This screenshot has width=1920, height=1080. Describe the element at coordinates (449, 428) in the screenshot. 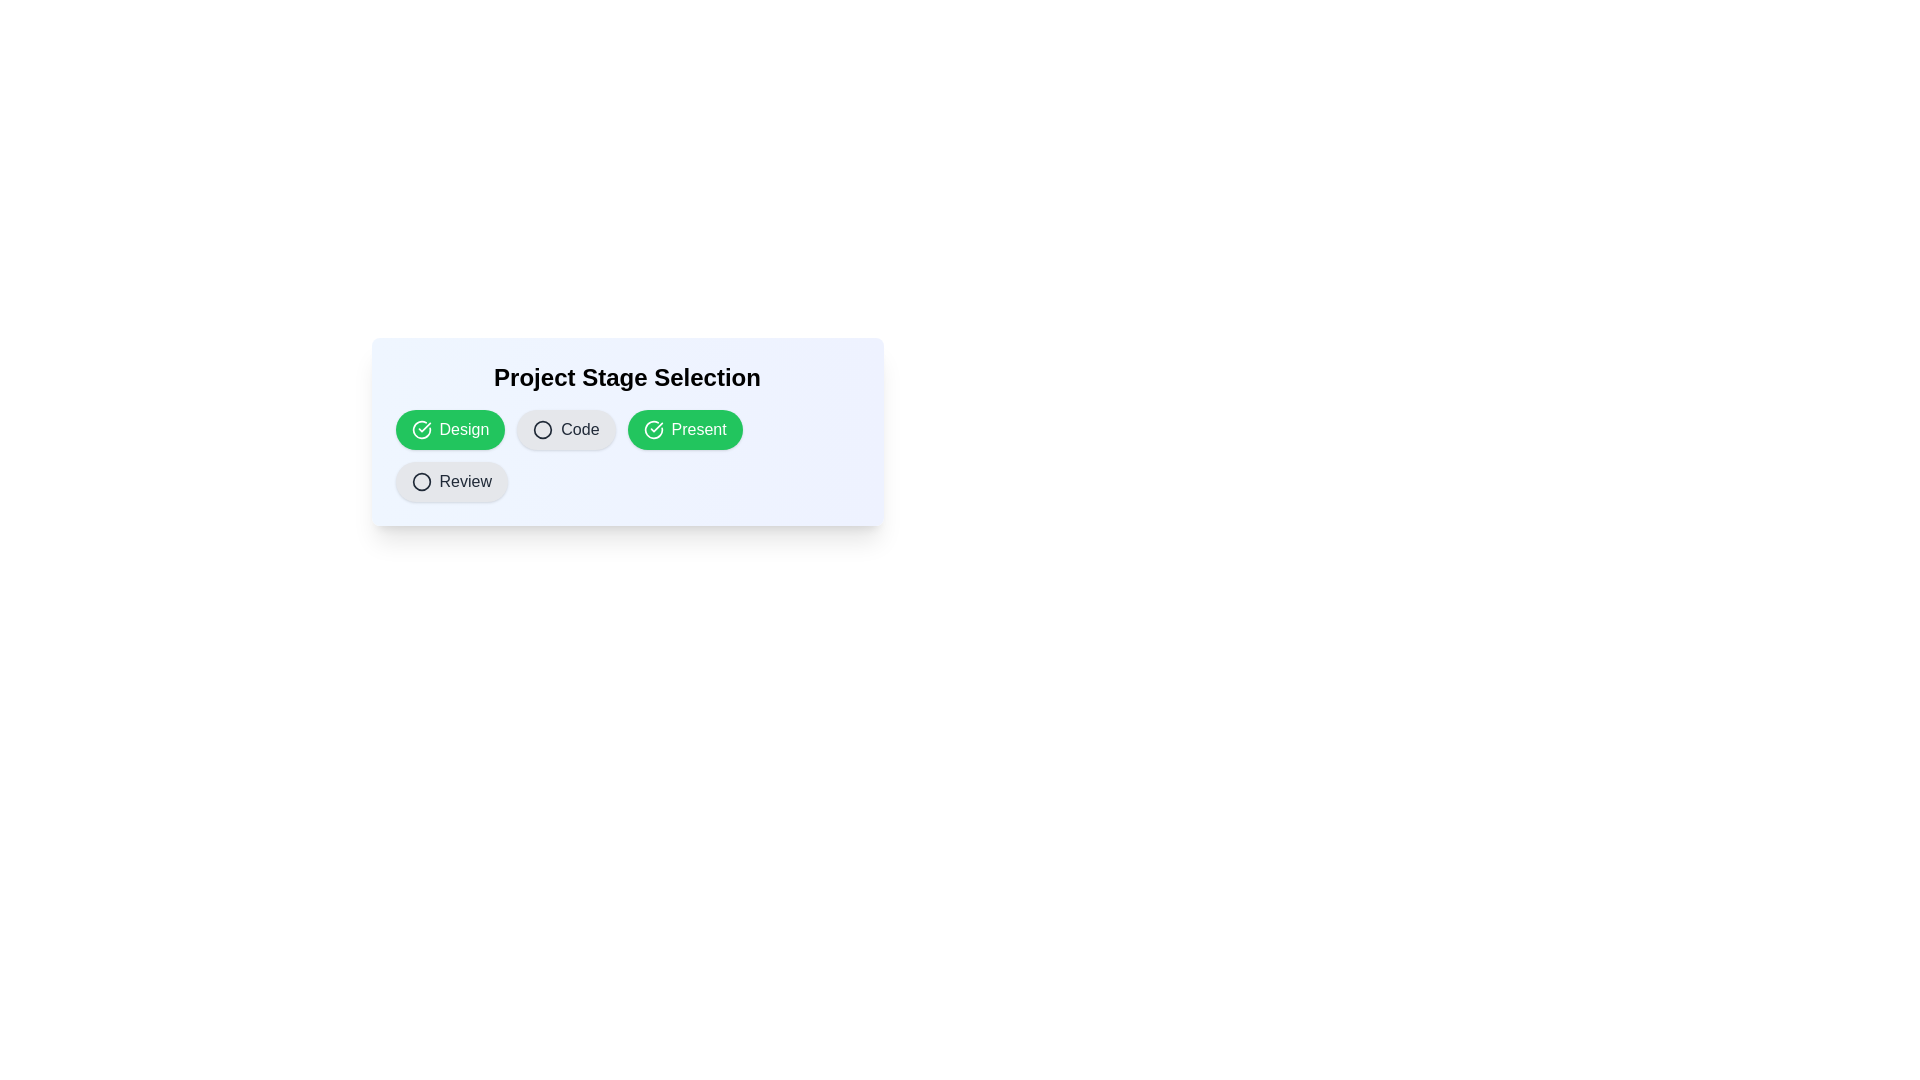

I see `the chip labeled Design` at that location.